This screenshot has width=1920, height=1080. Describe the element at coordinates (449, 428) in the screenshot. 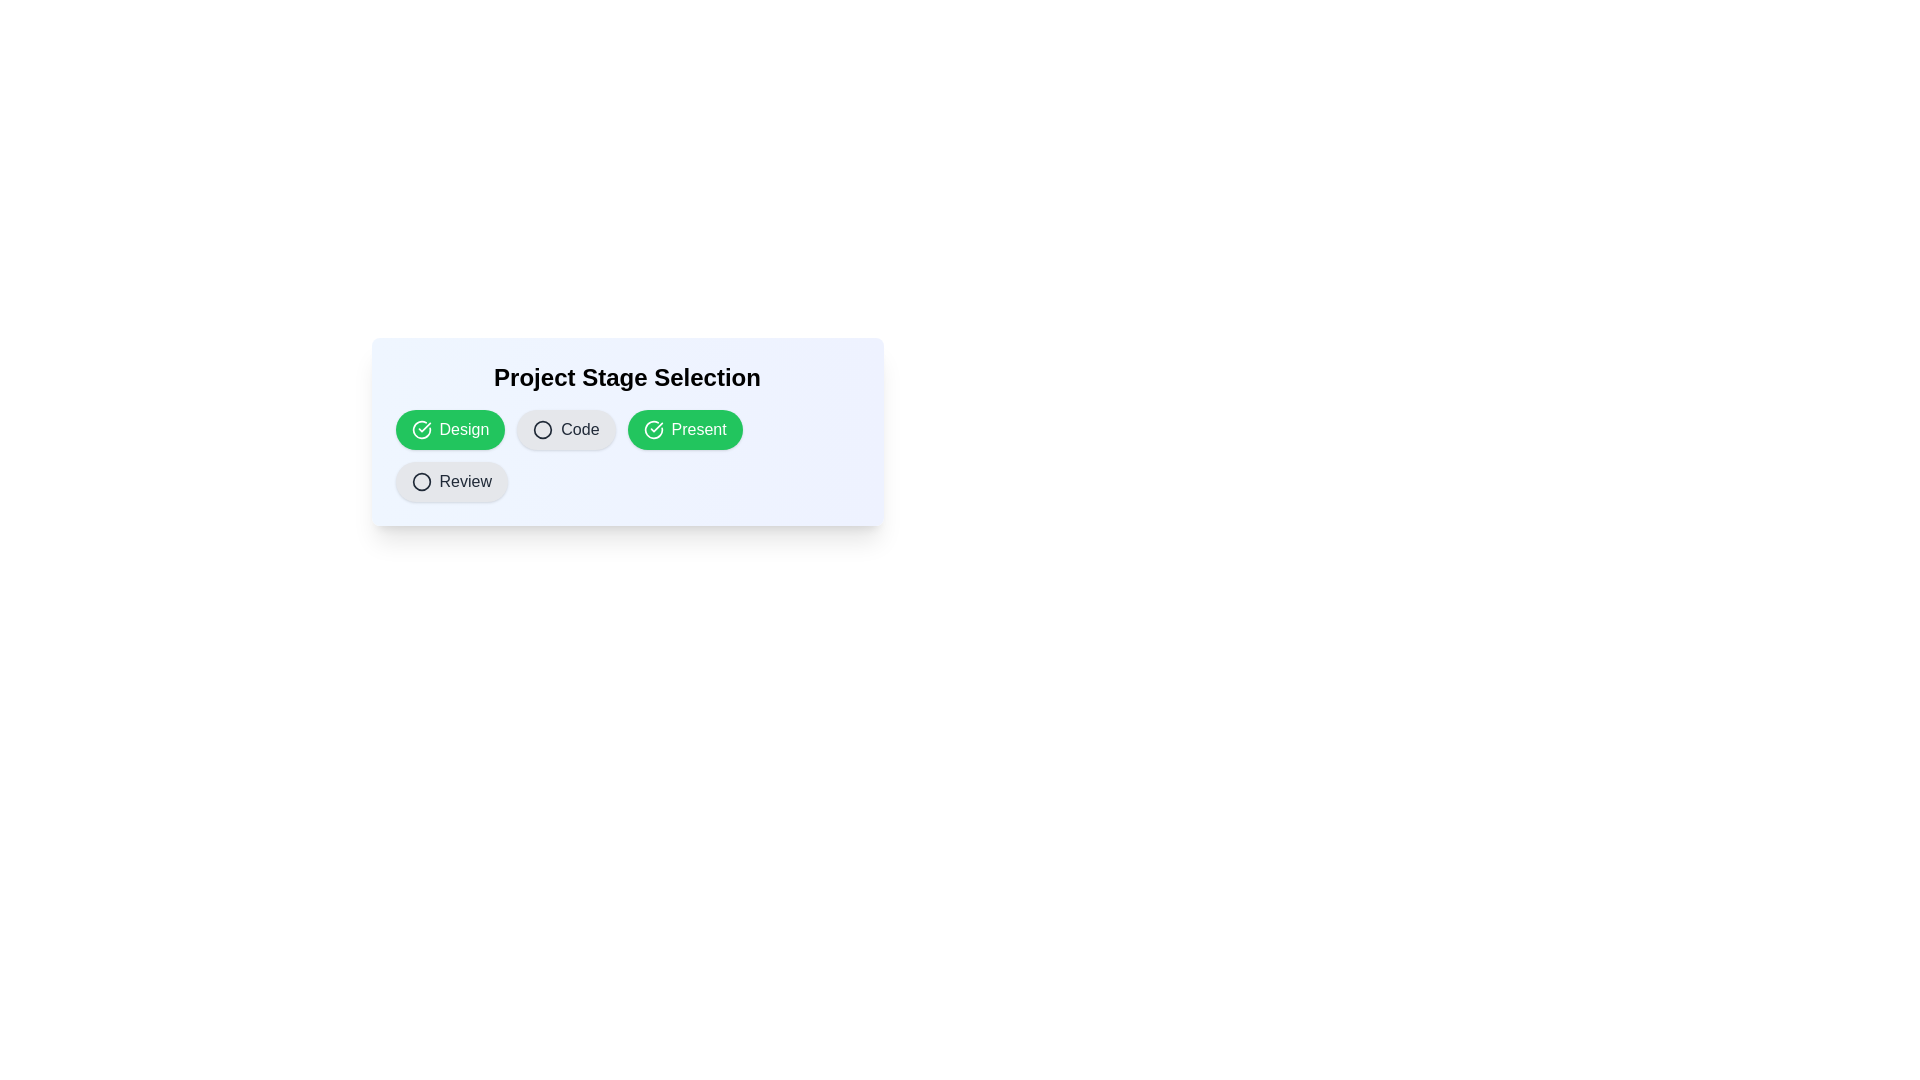

I see `the chip labeled Design` at that location.